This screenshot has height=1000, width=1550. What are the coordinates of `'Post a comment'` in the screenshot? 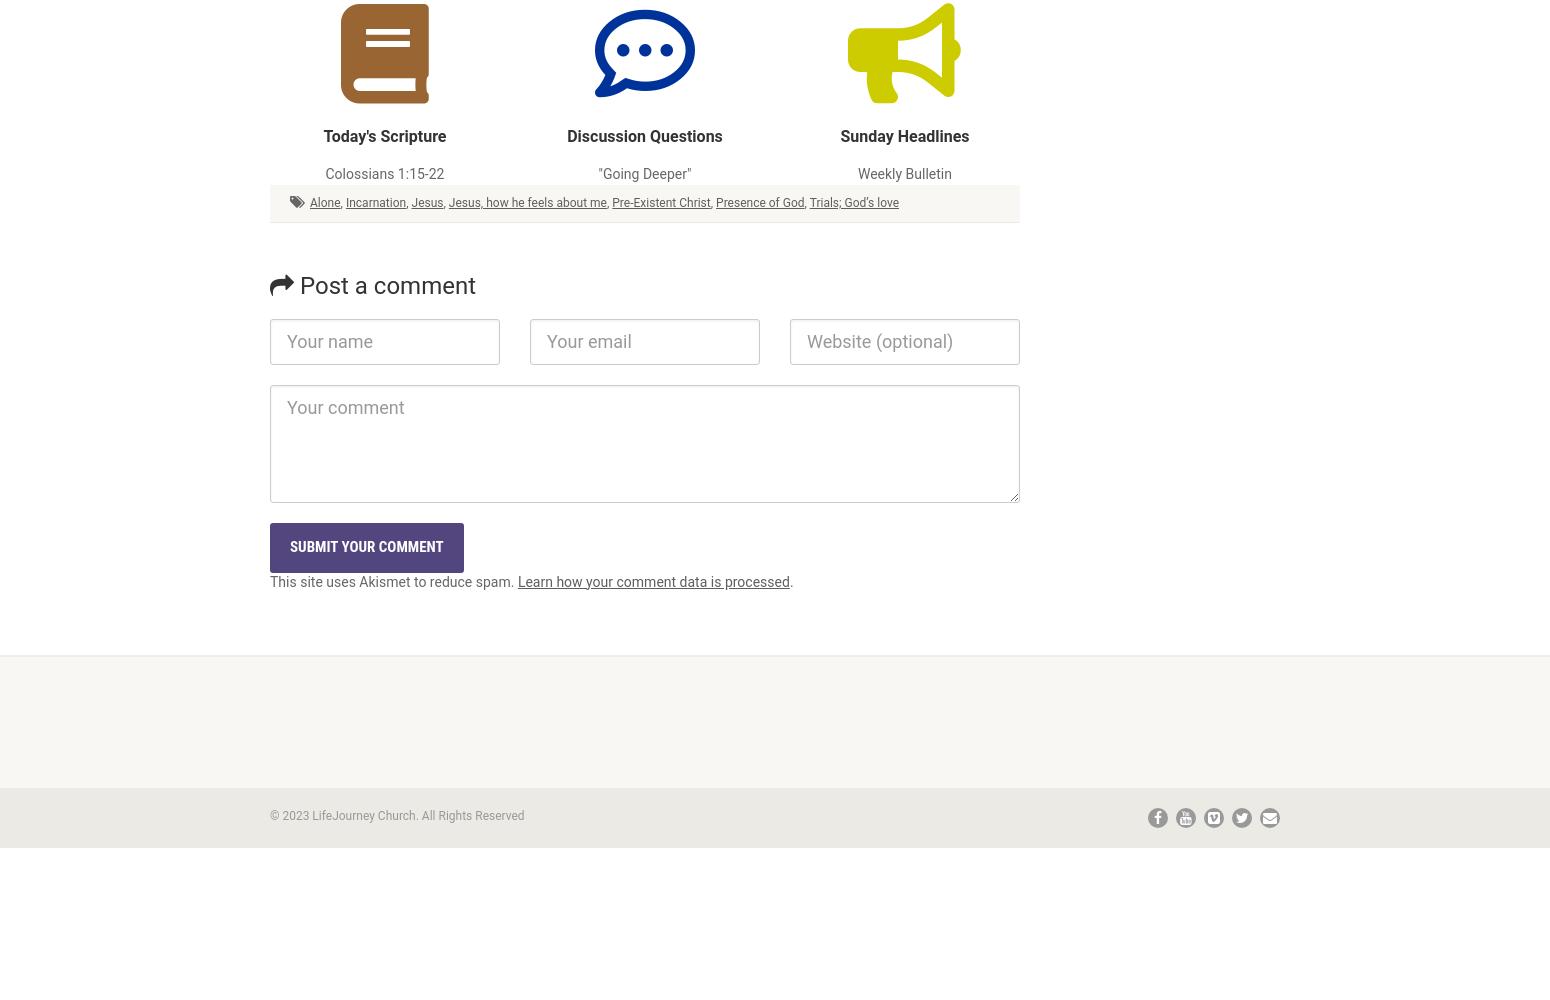 It's located at (384, 285).